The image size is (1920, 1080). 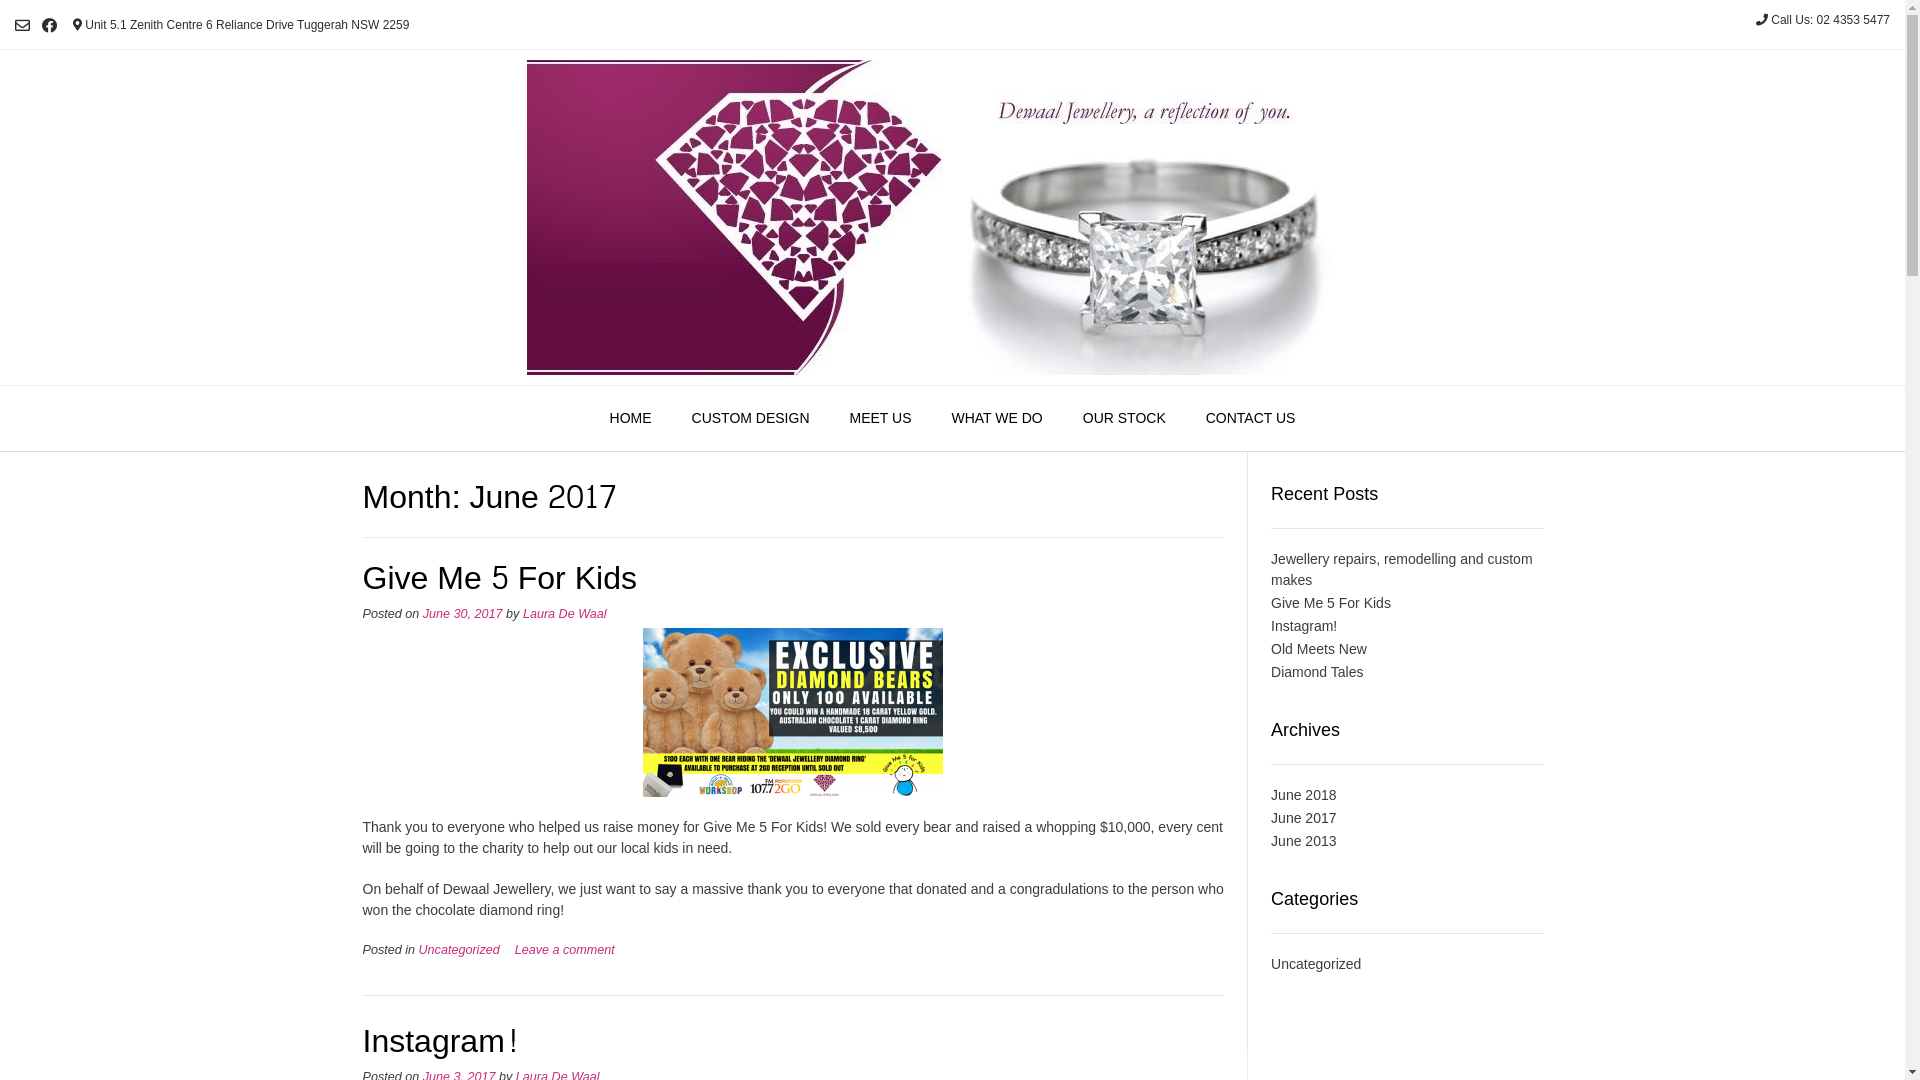 What do you see at coordinates (22, 25) in the screenshot?
I see `'Send Us an Email'` at bounding box center [22, 25].